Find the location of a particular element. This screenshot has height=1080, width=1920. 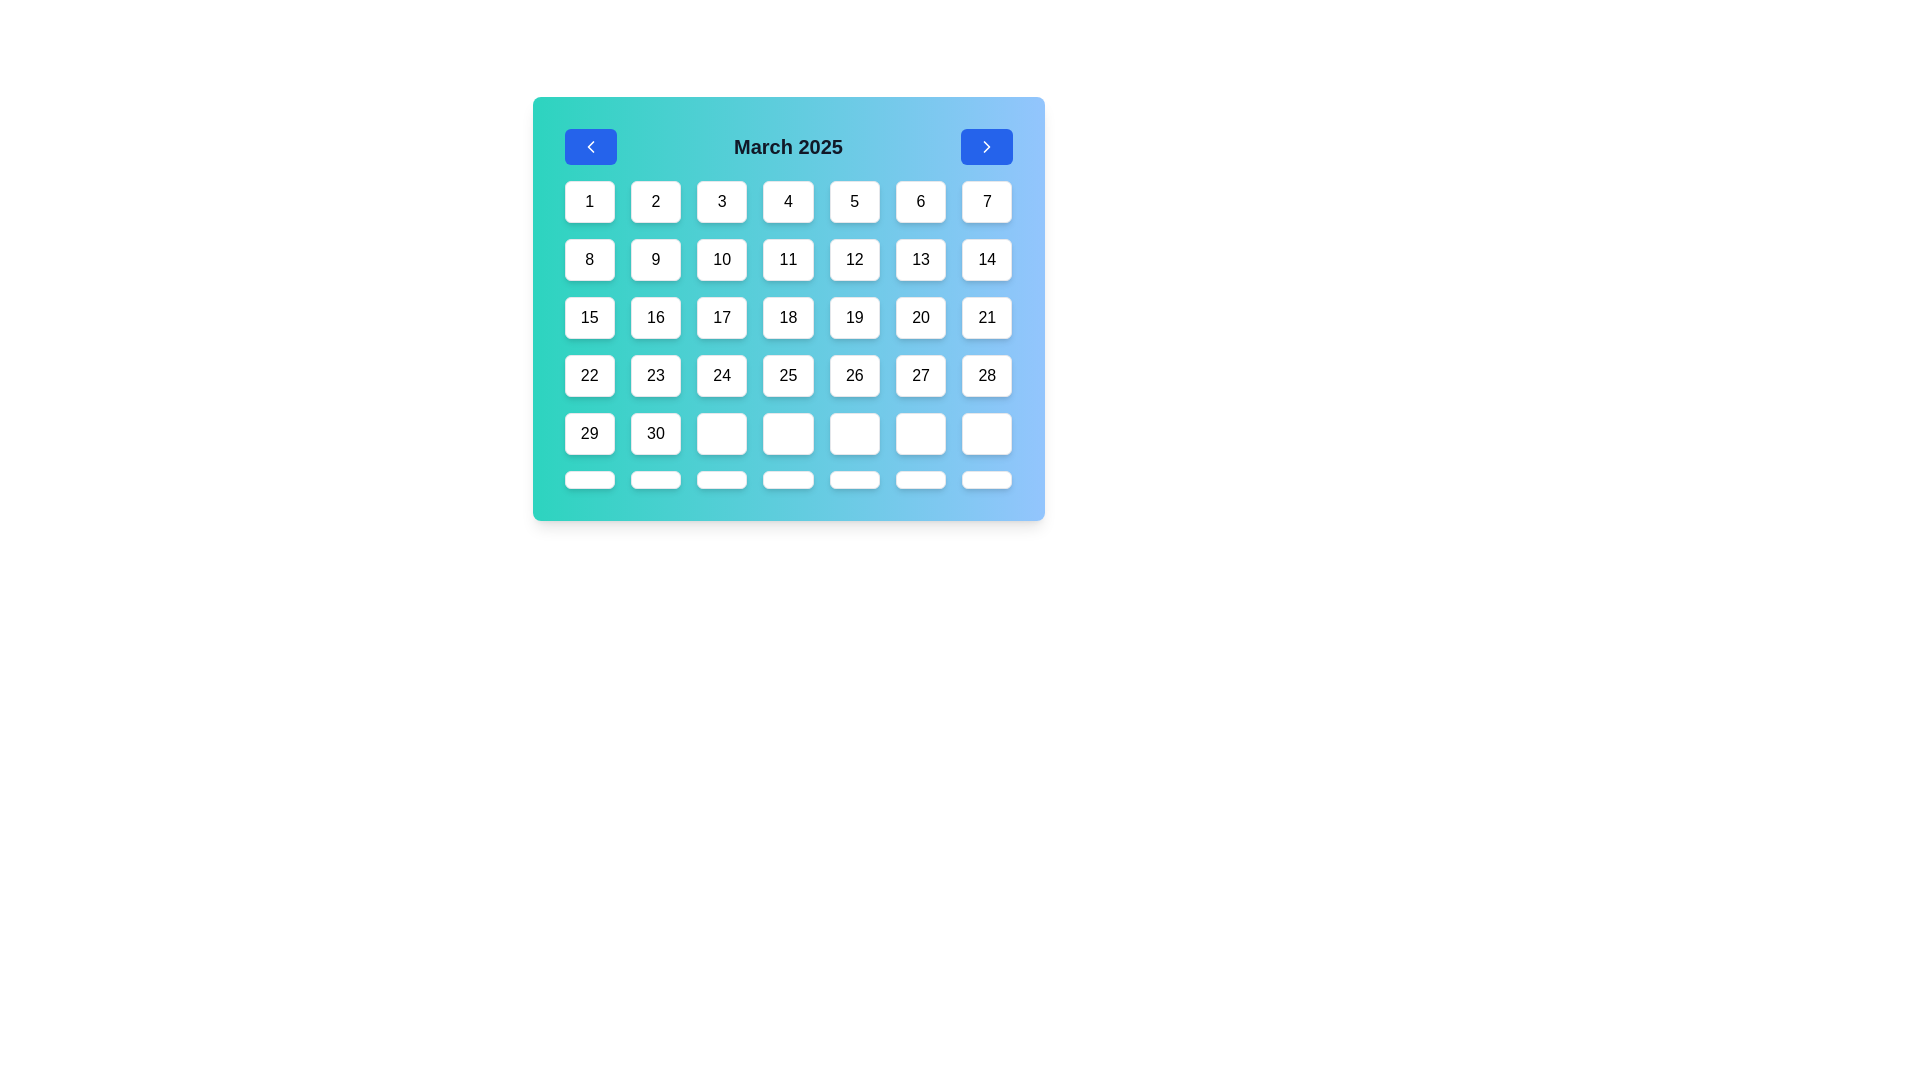

the Text-display box that shows the number '11' in the second row and fourth column of the grid layout is located at coordinates (787, 258).